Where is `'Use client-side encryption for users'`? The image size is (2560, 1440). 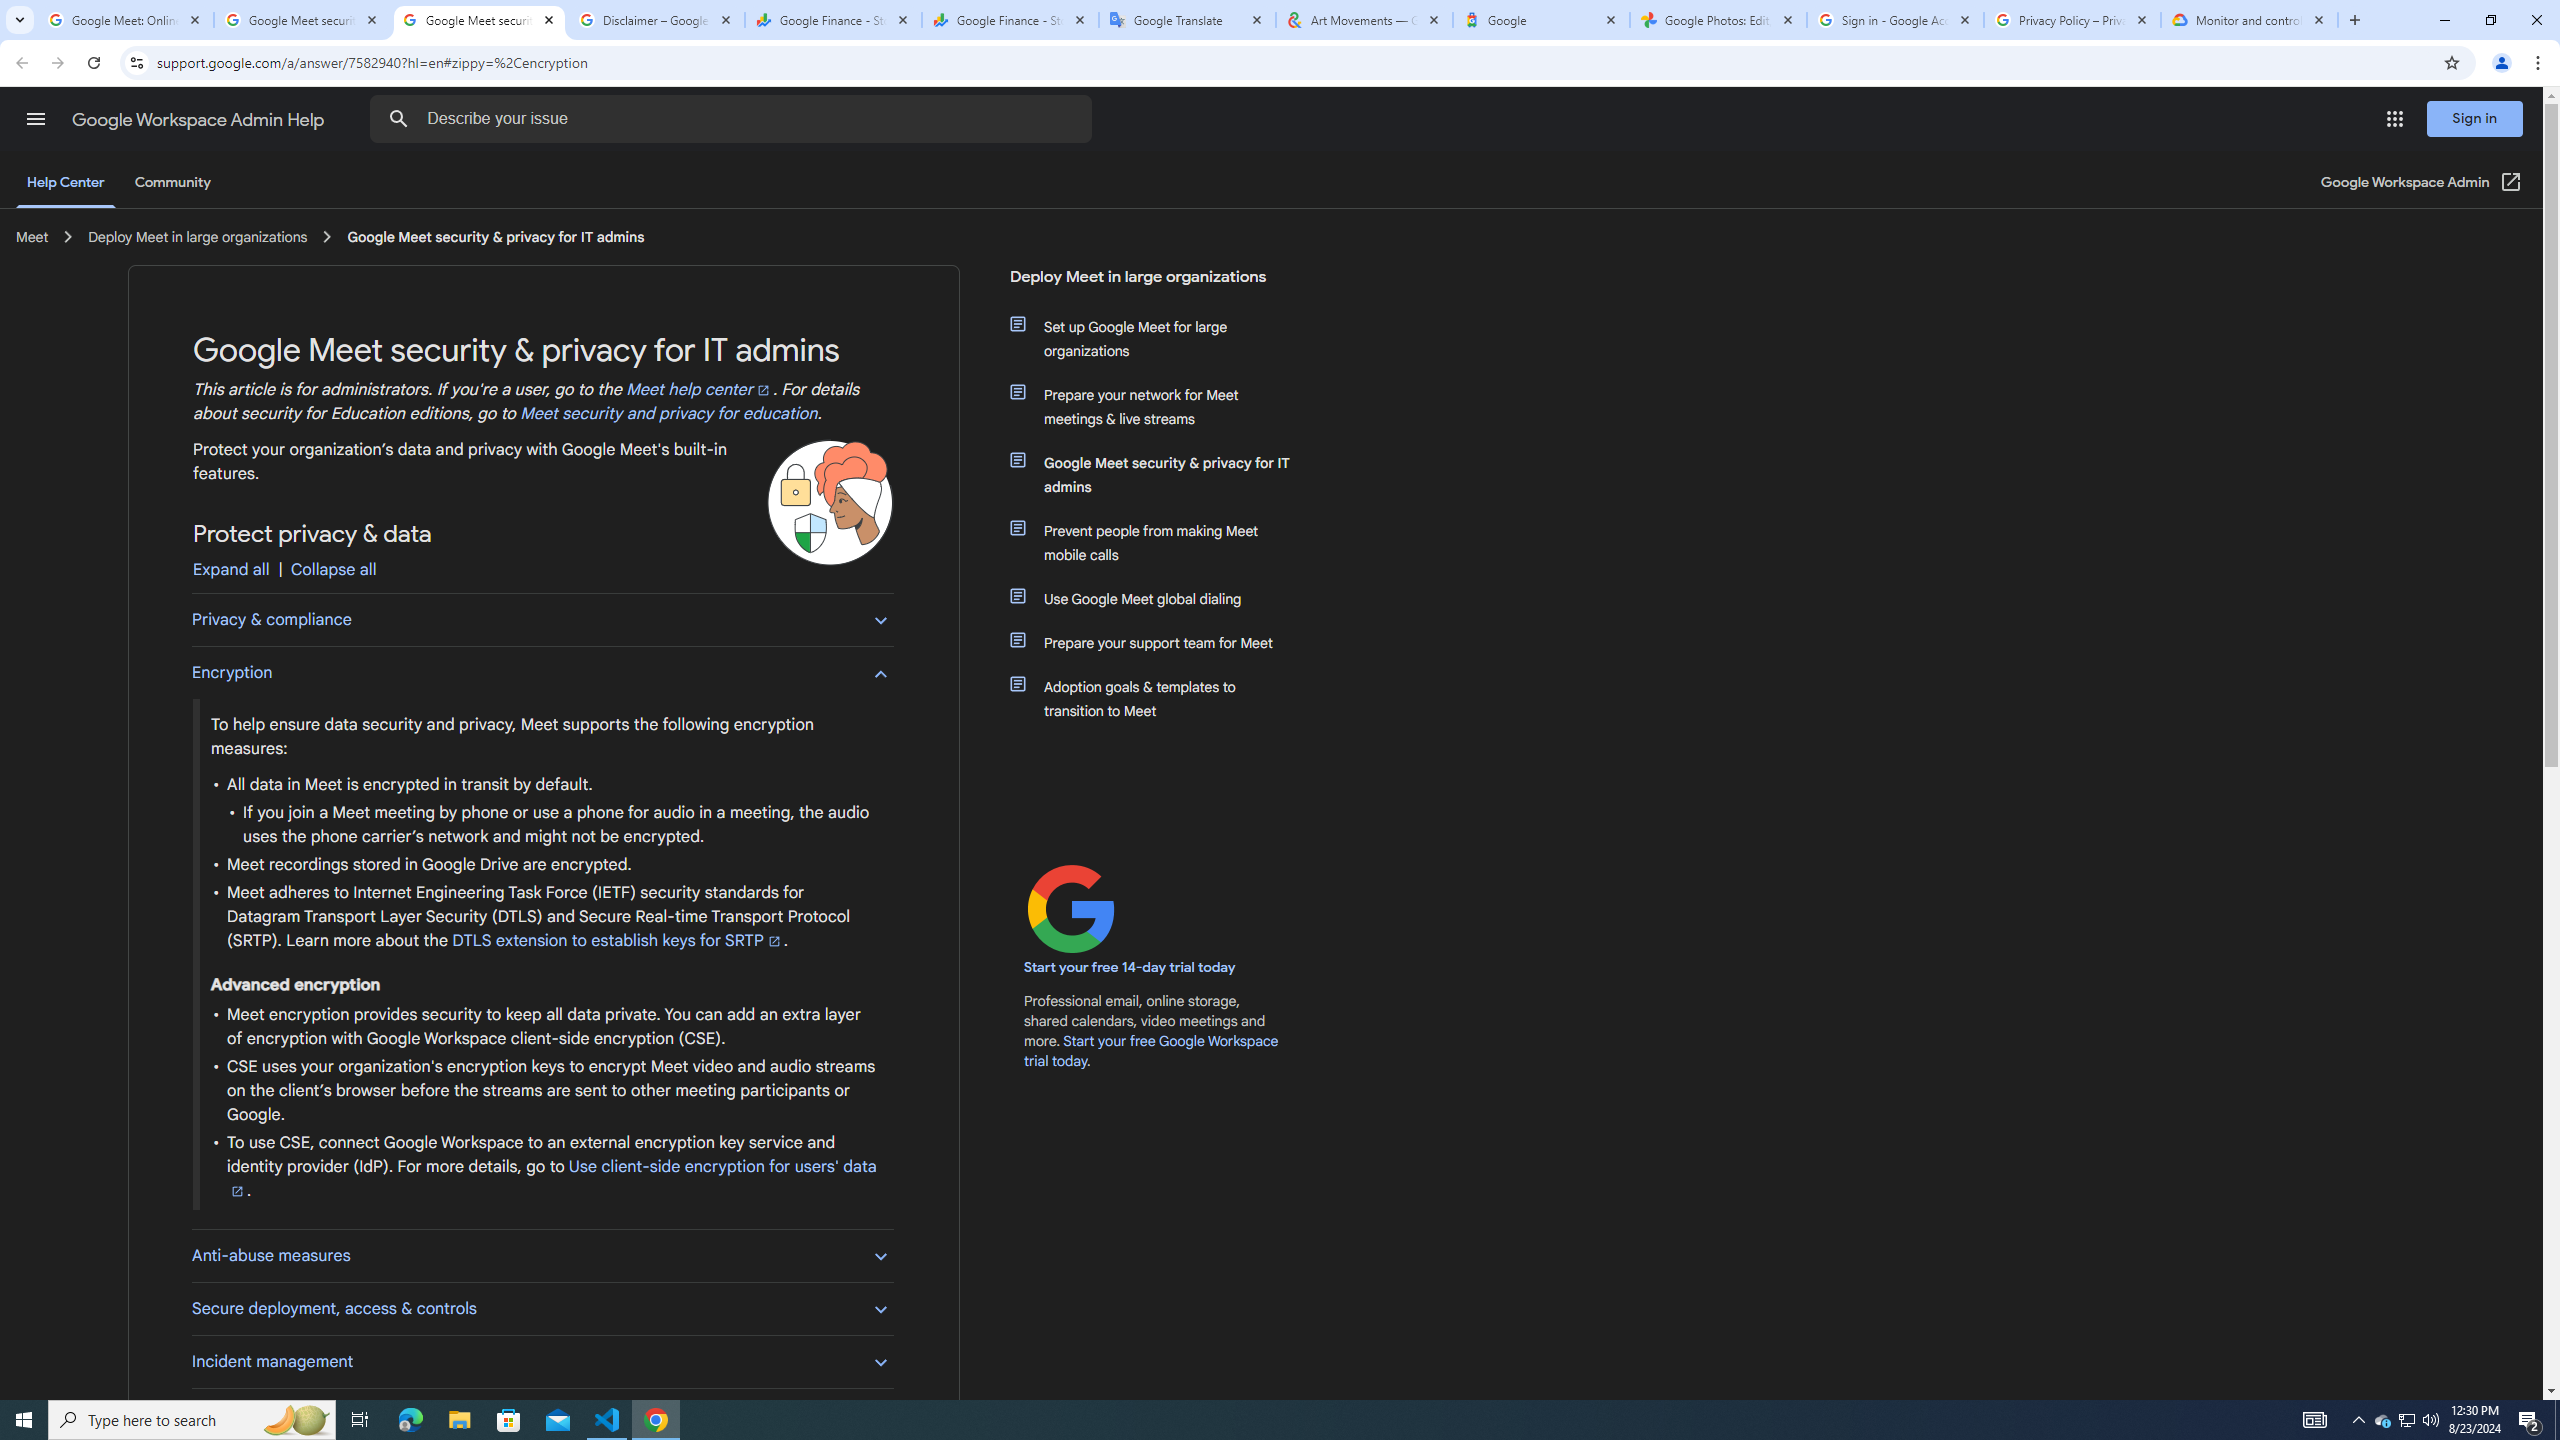 'Use client-side encryption for users' is located at coordinates (551, 1177).